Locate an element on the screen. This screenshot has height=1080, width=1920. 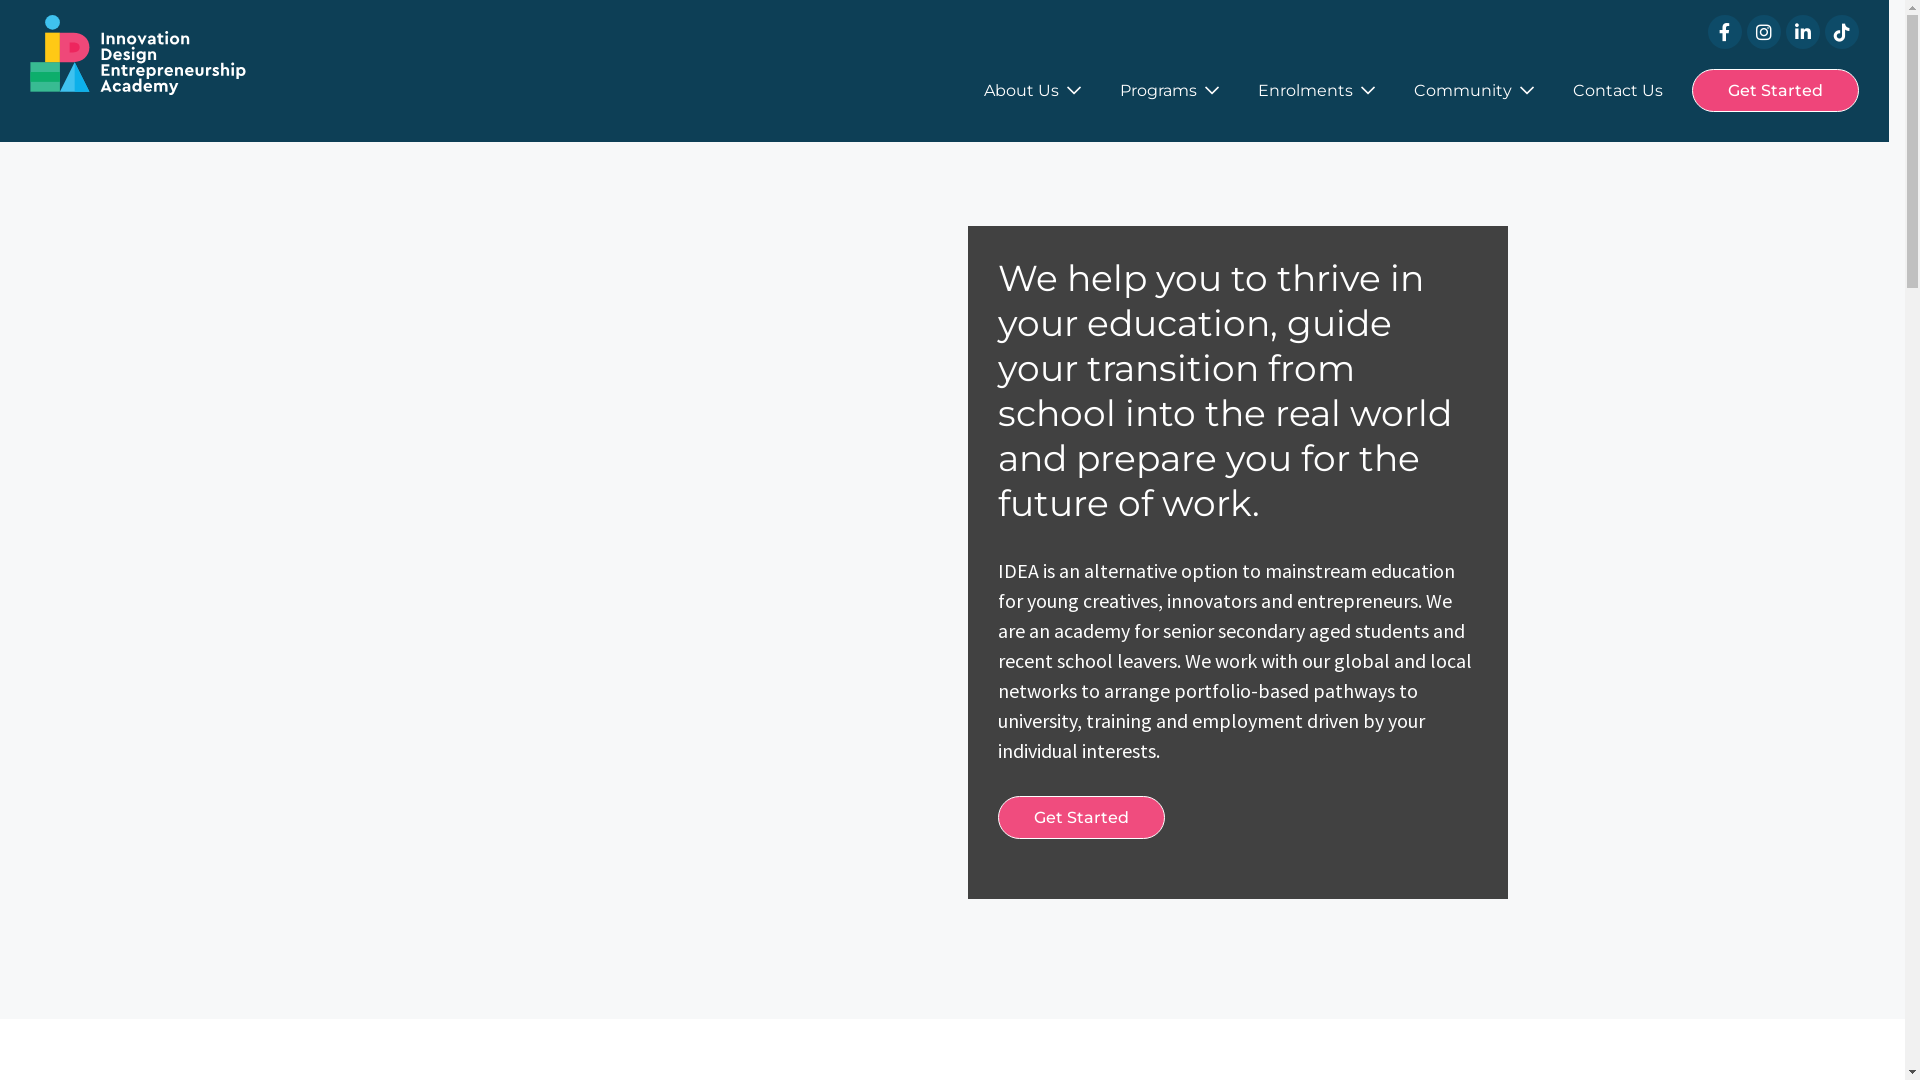
'Get Started' is located at coordinates (1775, 90).